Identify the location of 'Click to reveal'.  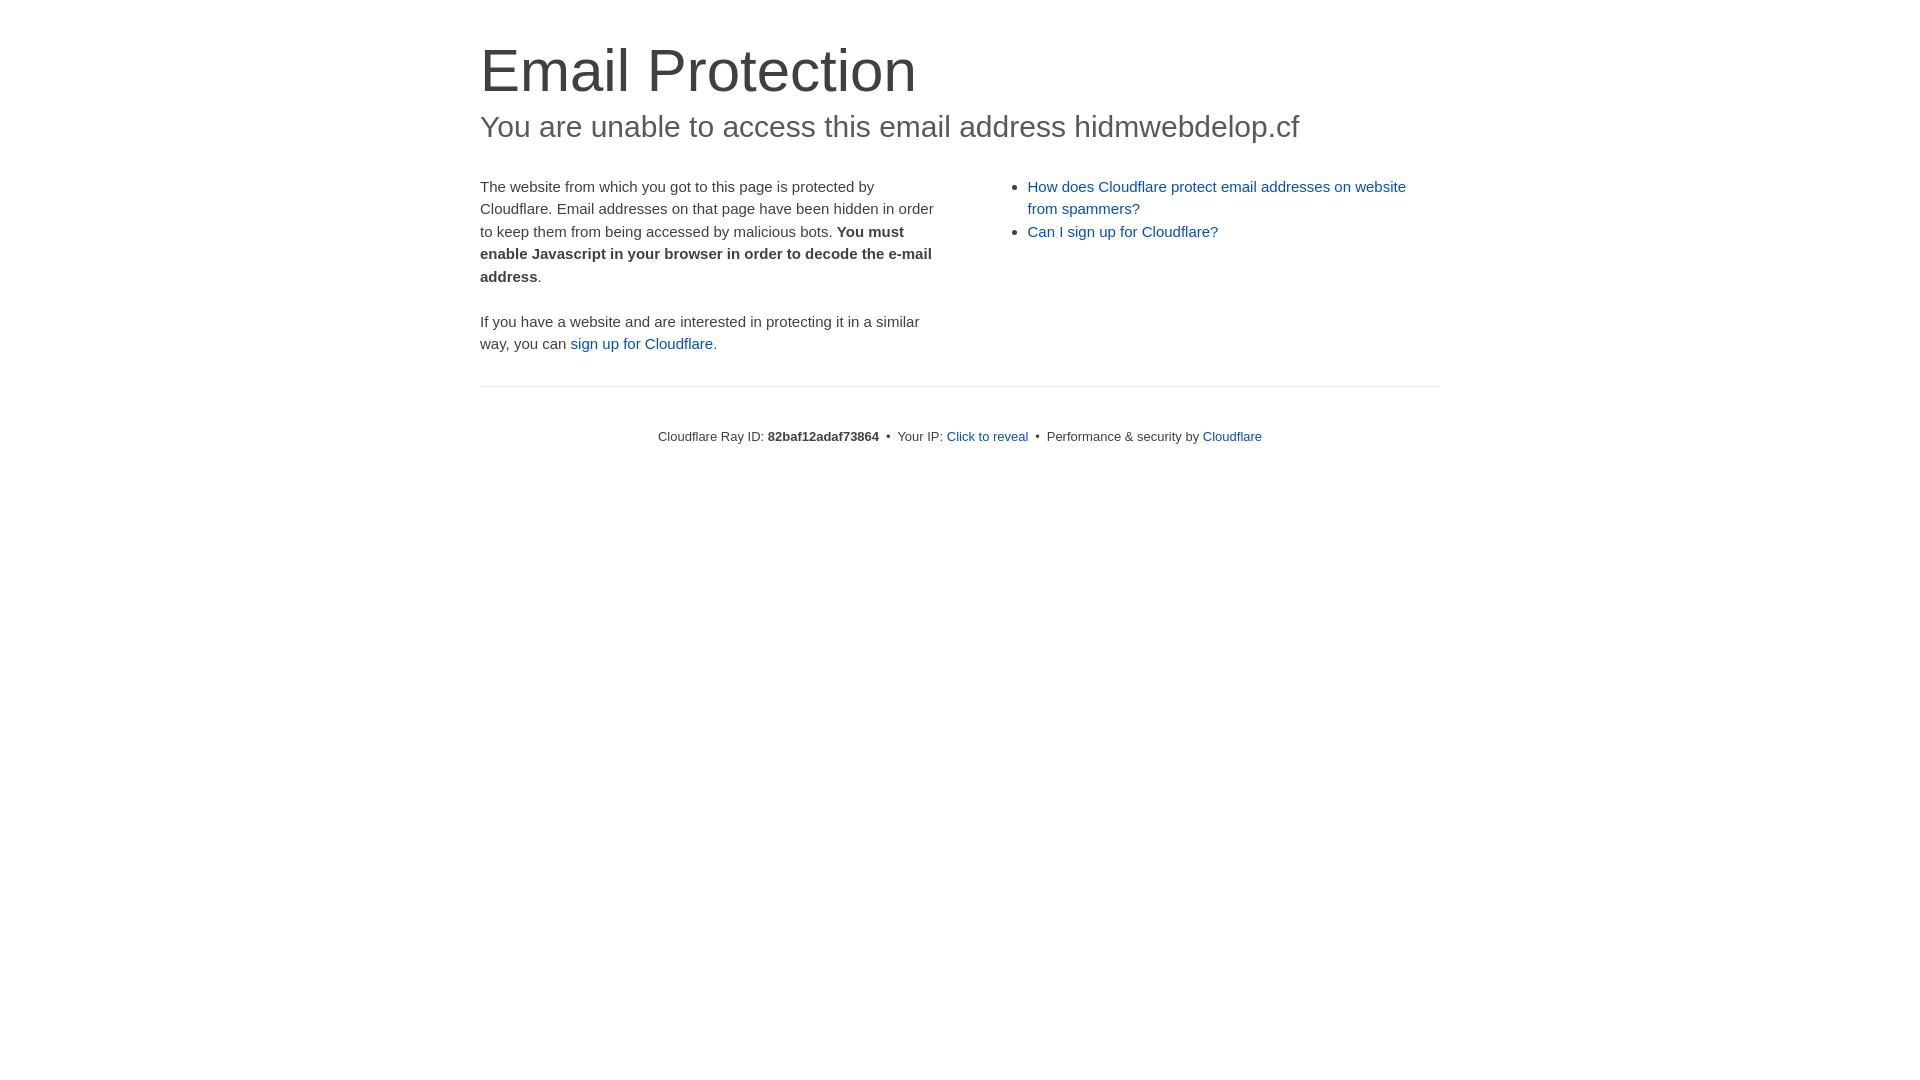
(988, 435).